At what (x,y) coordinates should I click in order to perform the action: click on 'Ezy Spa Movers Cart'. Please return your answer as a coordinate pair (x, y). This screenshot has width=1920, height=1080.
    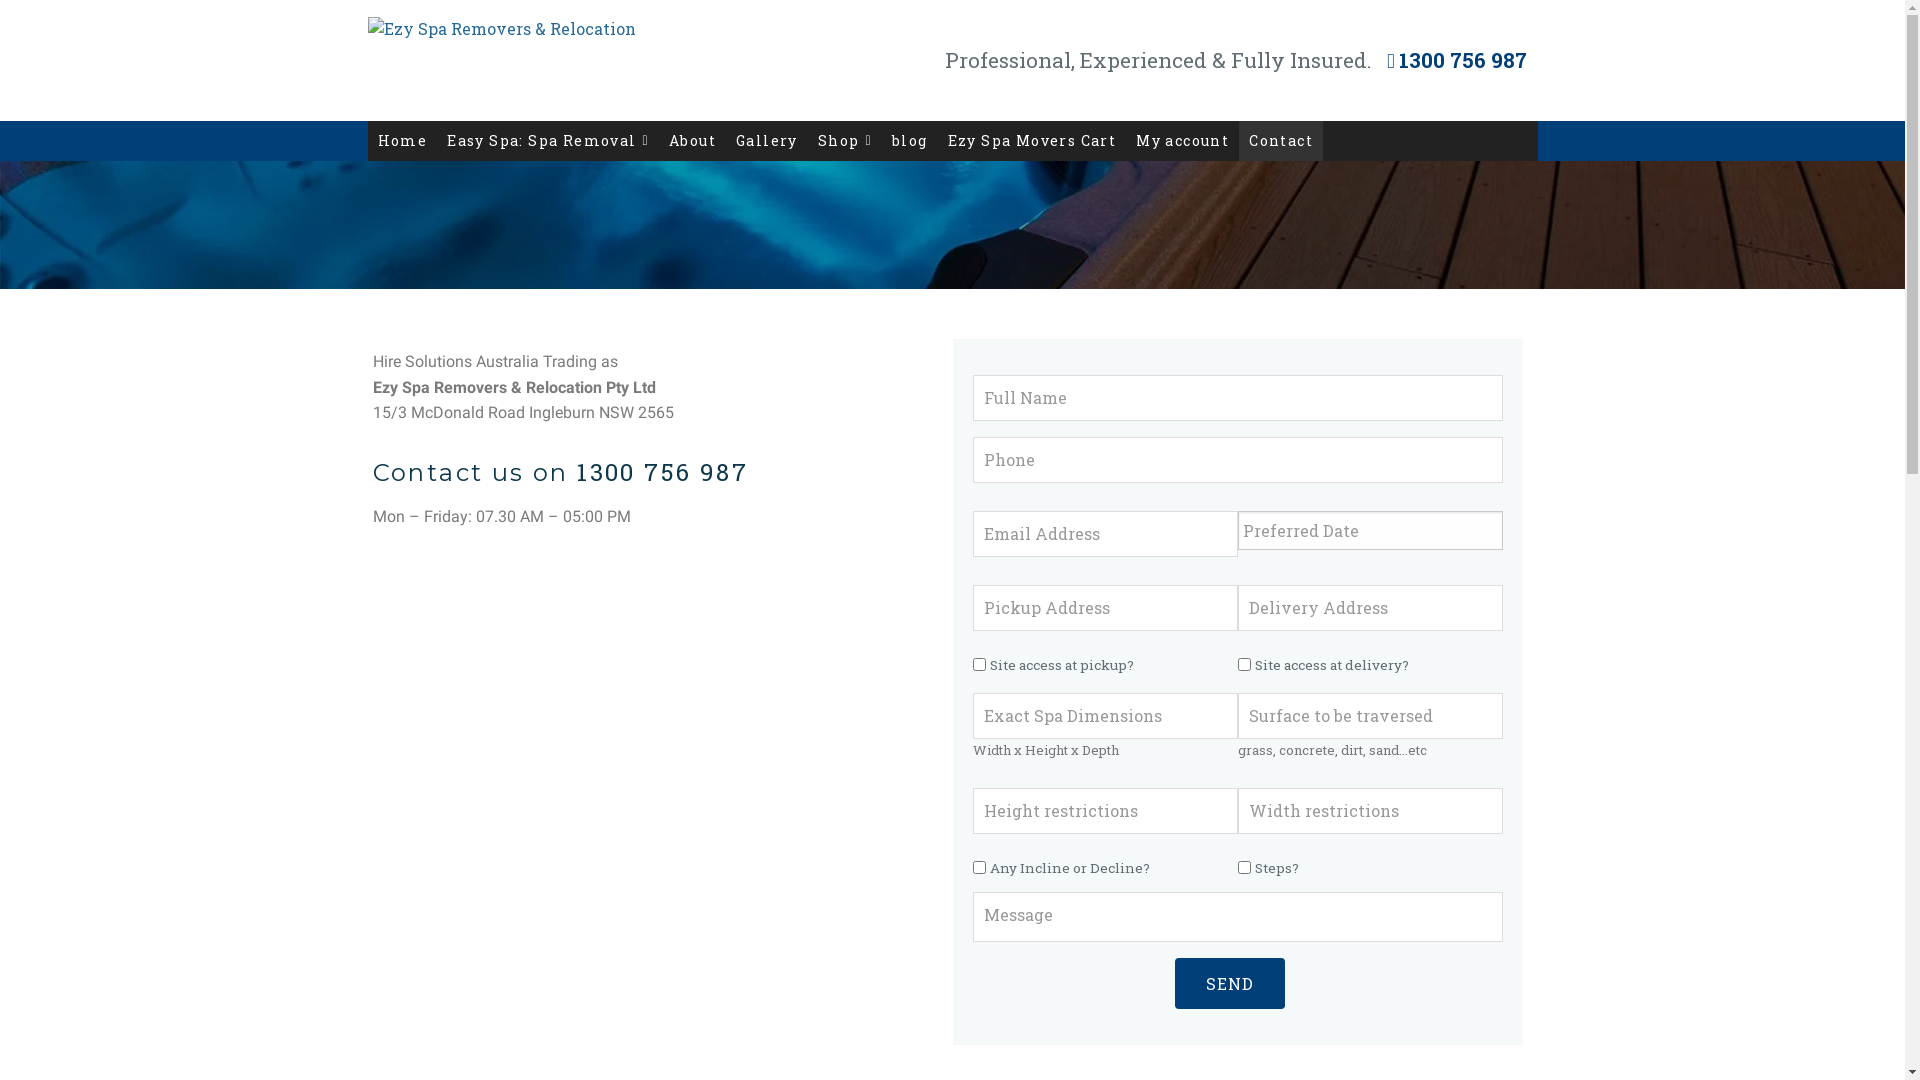
    Looking at the image, I should click on (1032, 140).